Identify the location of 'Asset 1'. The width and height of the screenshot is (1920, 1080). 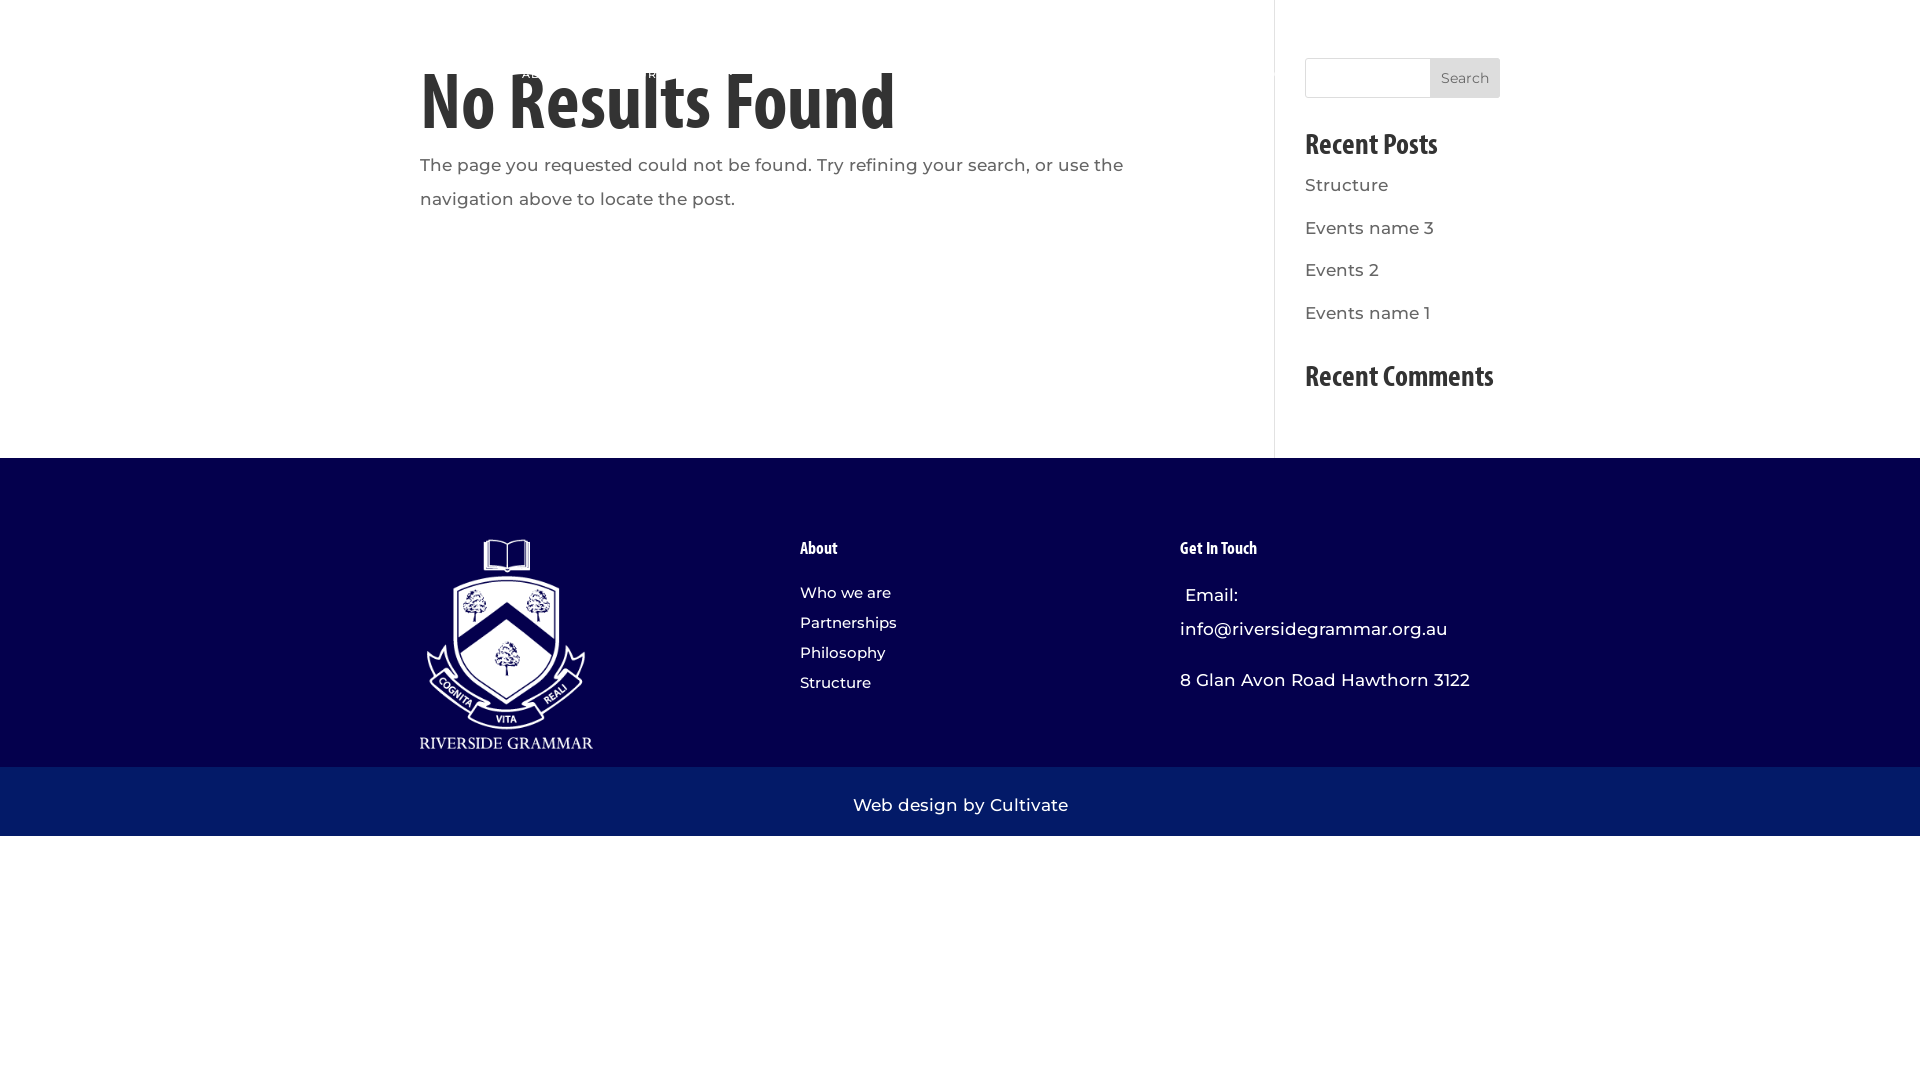
(419, 643).